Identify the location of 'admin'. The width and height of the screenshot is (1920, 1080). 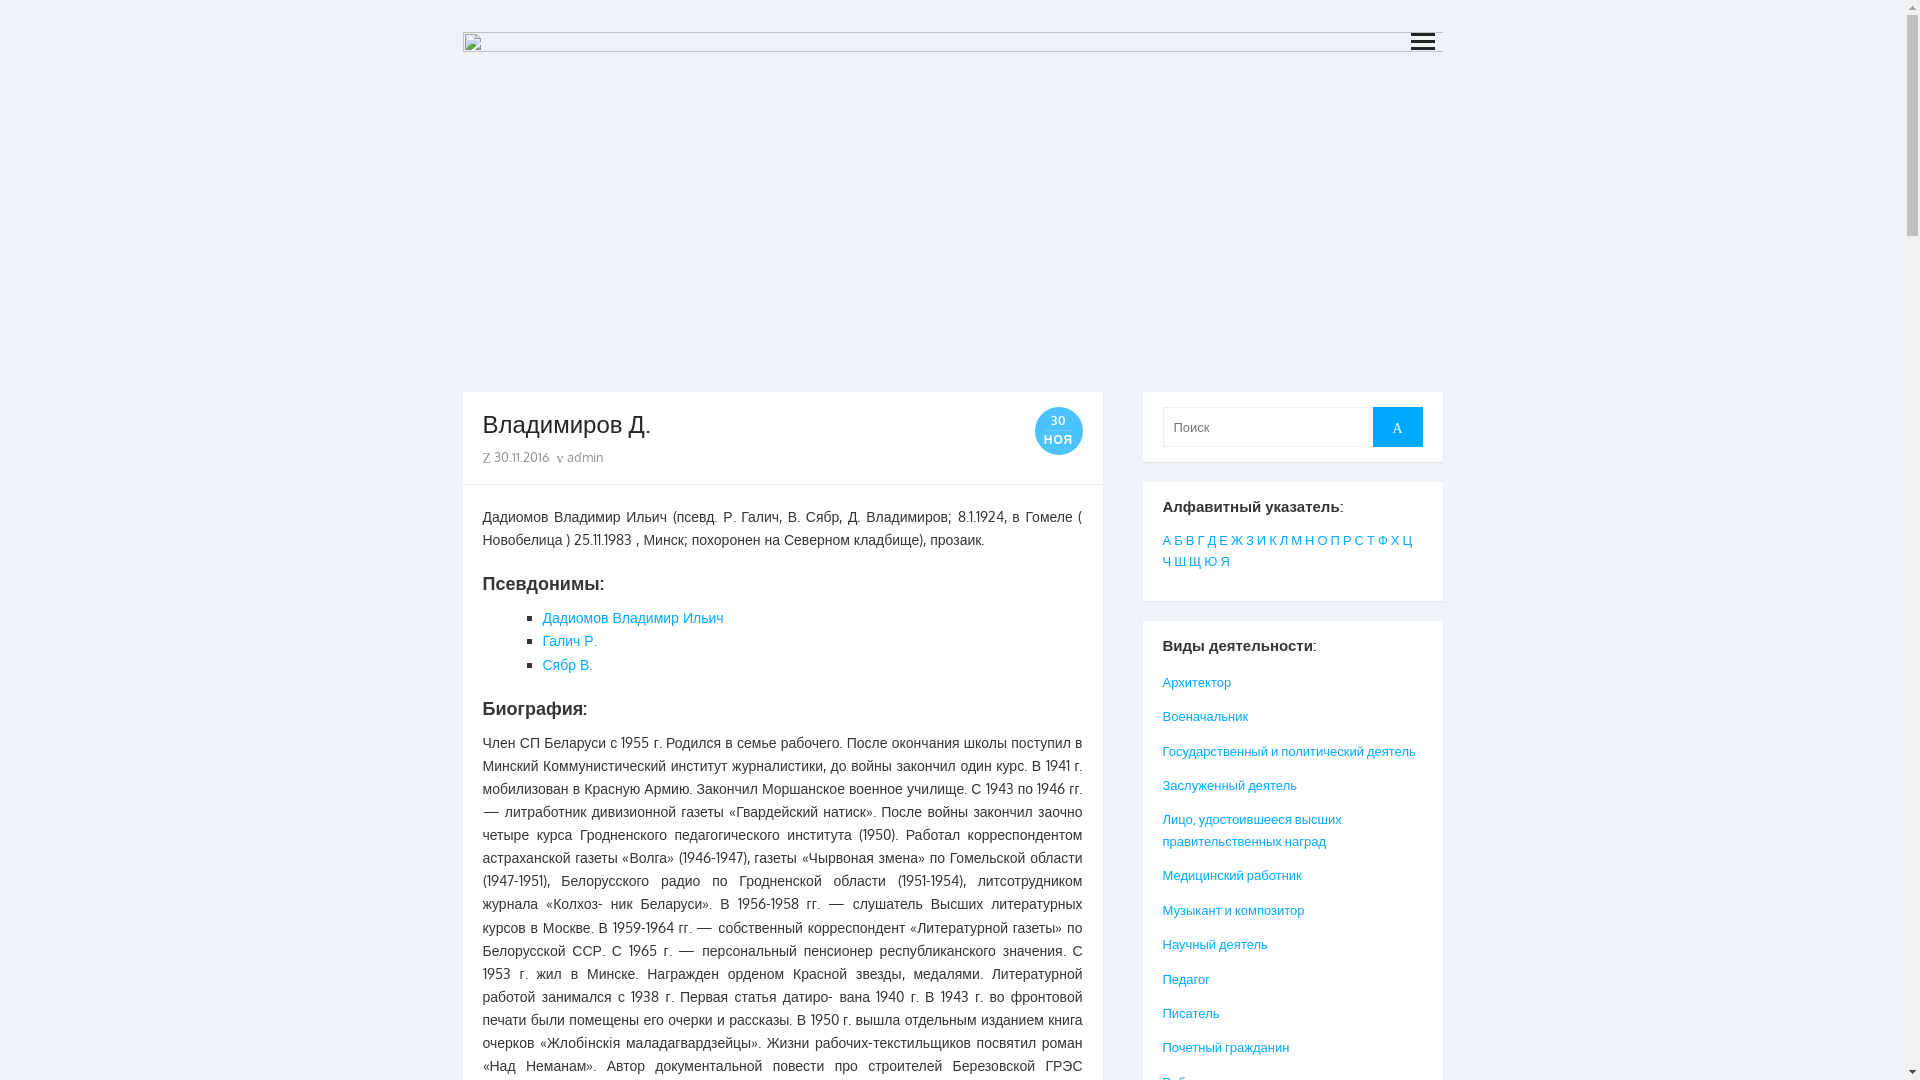
(579, 456).